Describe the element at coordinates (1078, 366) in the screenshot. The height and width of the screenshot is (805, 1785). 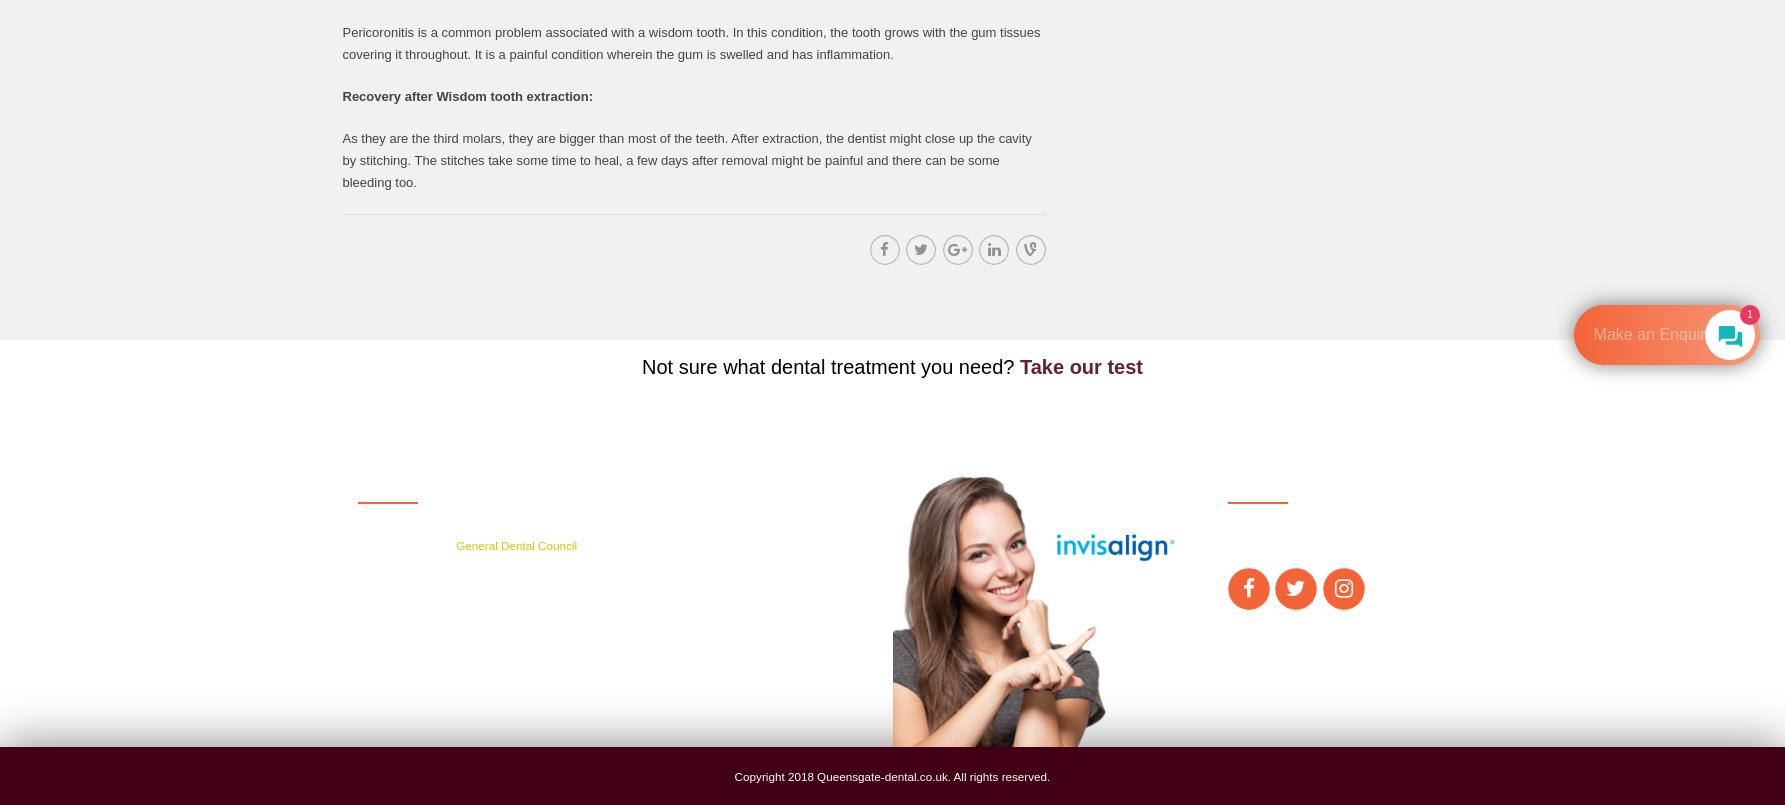
I see `'Take our test'` at that location.